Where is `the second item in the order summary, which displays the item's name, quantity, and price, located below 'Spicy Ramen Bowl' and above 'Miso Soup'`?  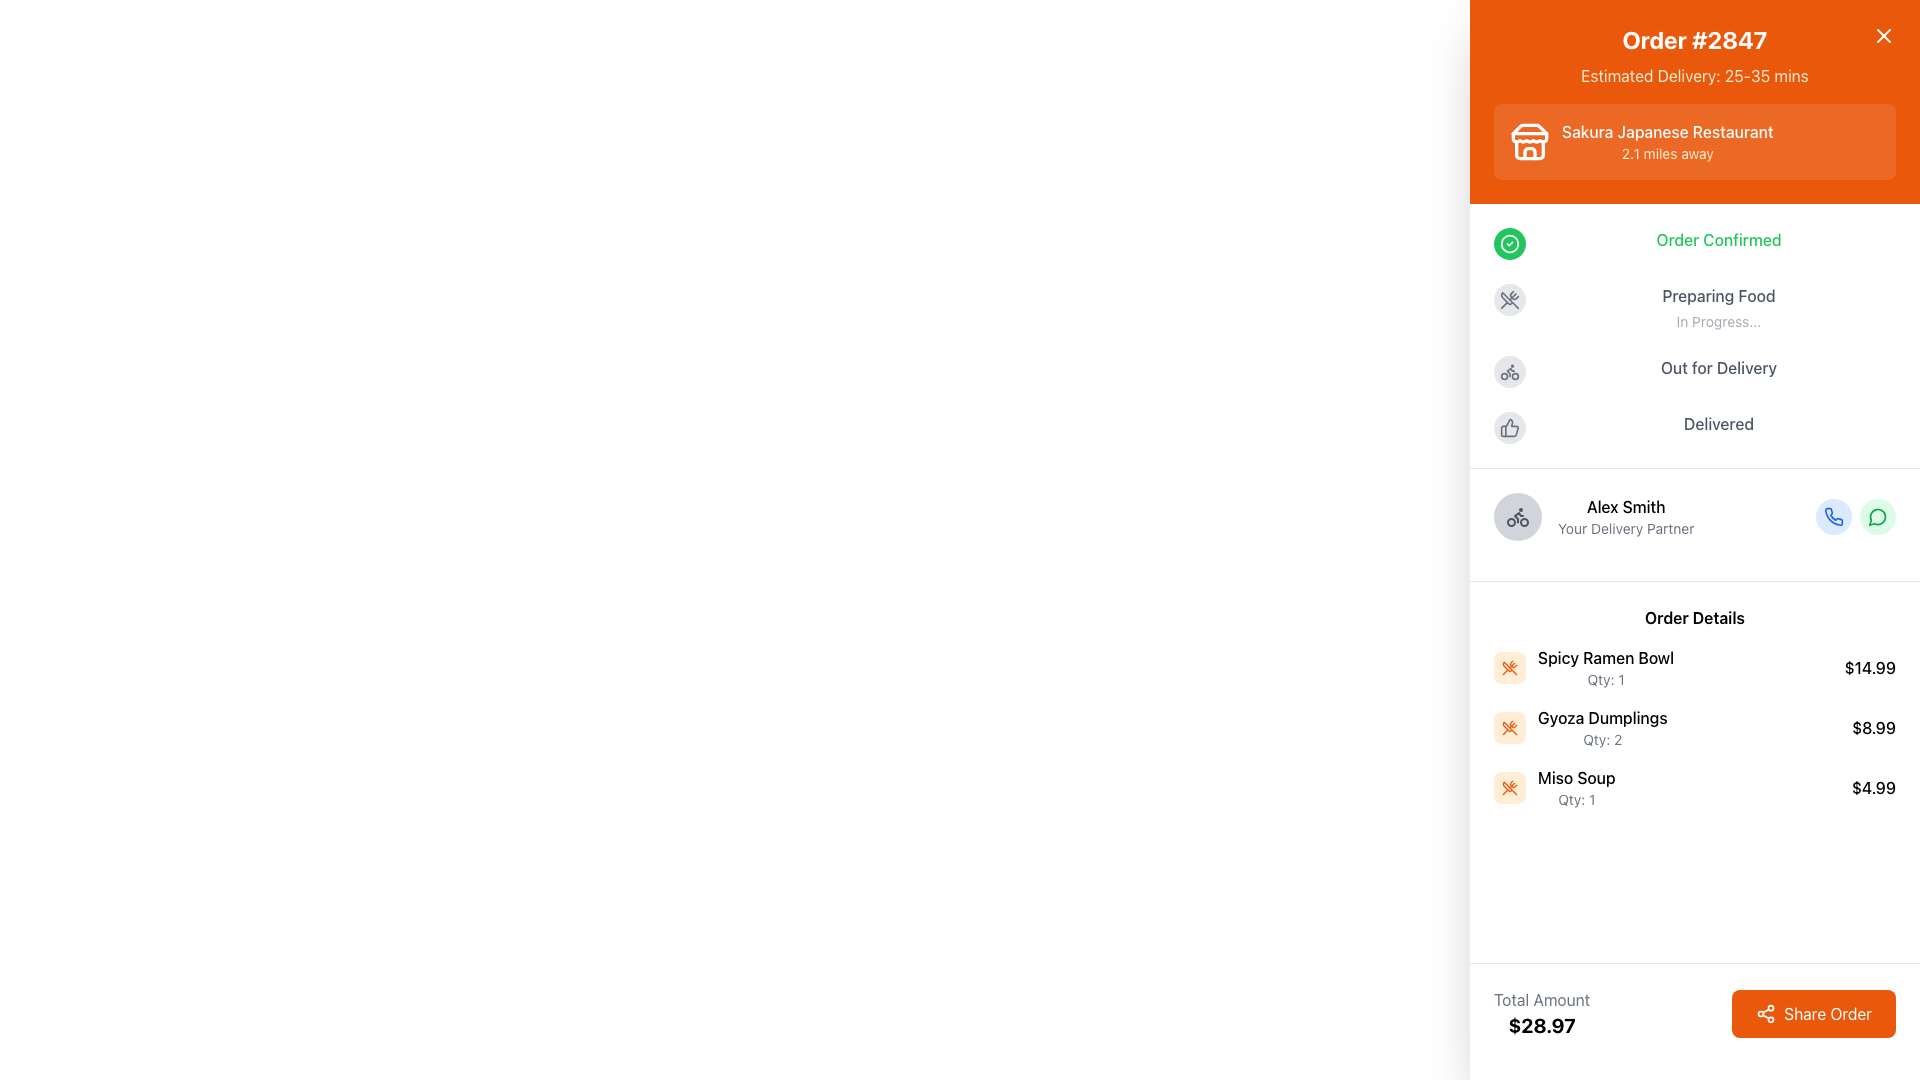
the second item in the order summary, which displays the item's name, quantity, and price, located below 'Spicy Ramen Bowl' and above 'Miso Soup' is located at coordinates (1693, 728).